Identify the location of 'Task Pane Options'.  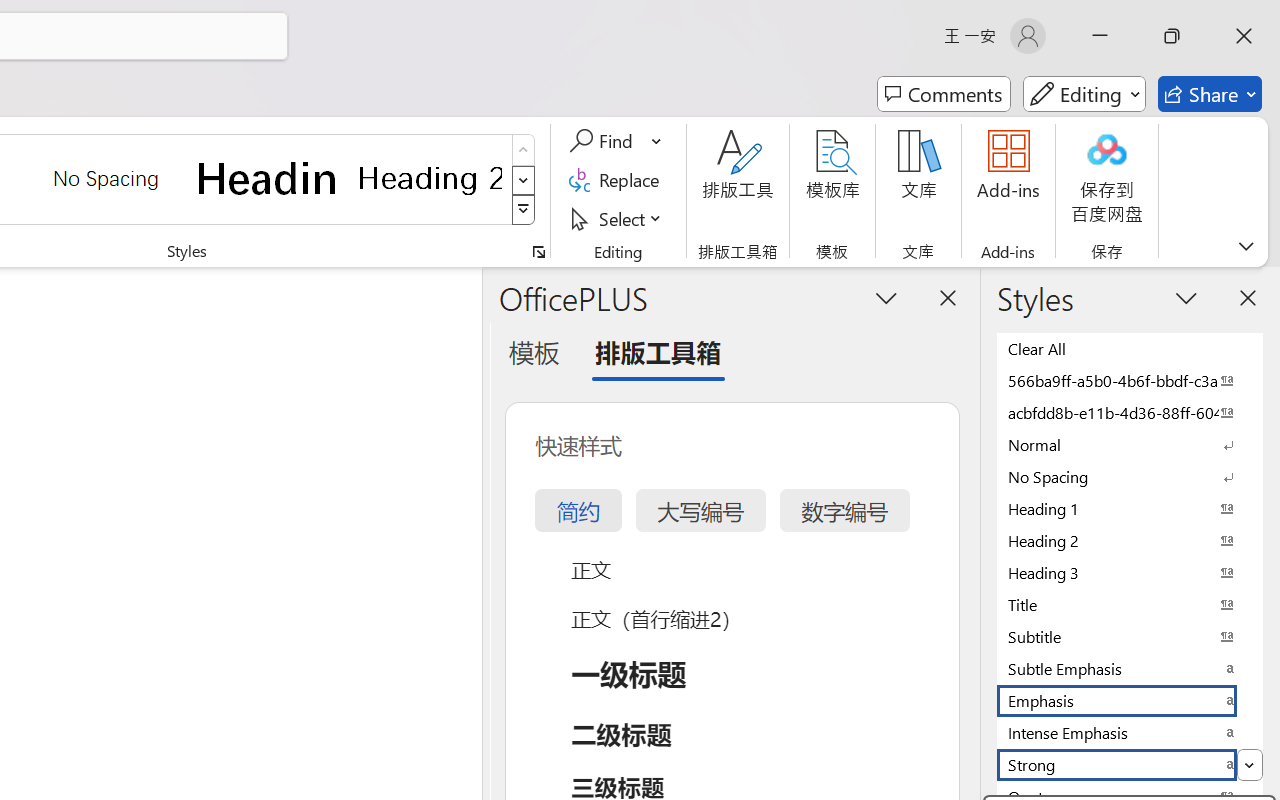
(886, 297).